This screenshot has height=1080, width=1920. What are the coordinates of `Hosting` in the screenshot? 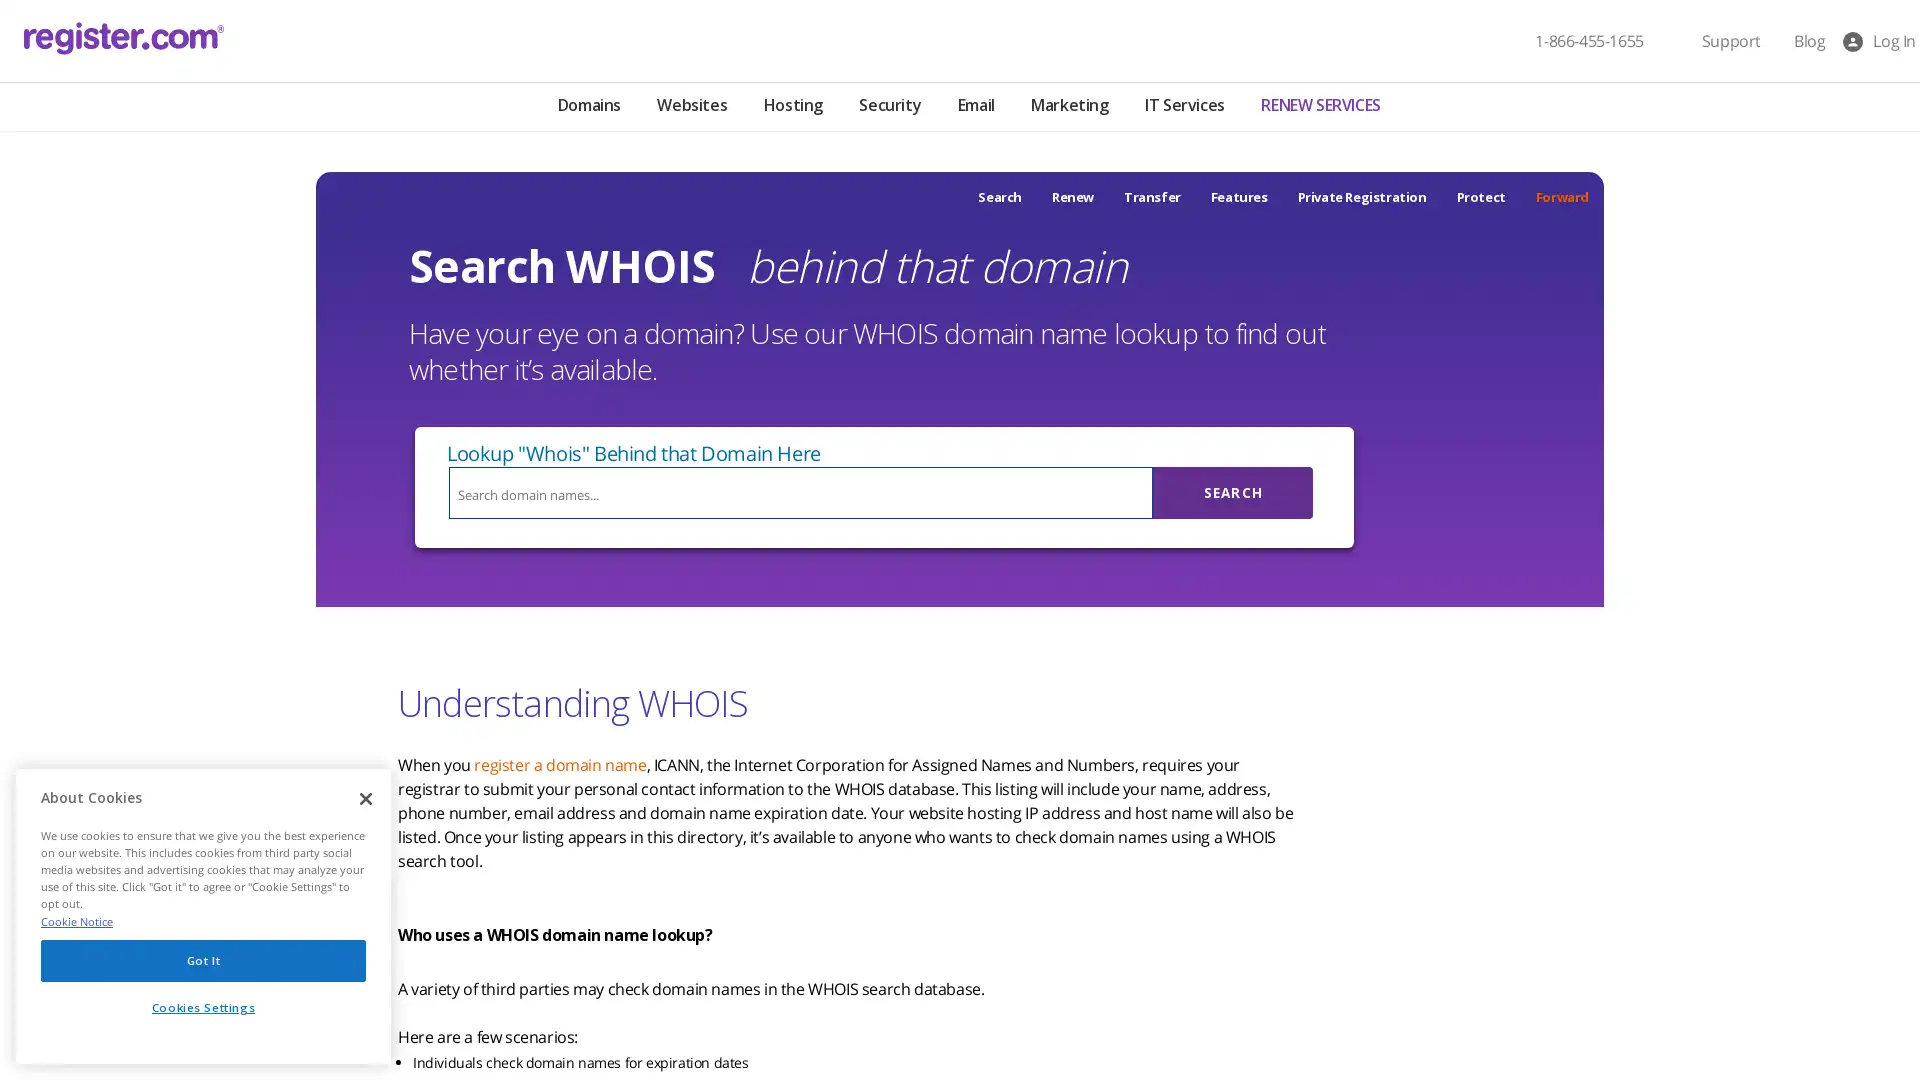 It's located at (791, 107).